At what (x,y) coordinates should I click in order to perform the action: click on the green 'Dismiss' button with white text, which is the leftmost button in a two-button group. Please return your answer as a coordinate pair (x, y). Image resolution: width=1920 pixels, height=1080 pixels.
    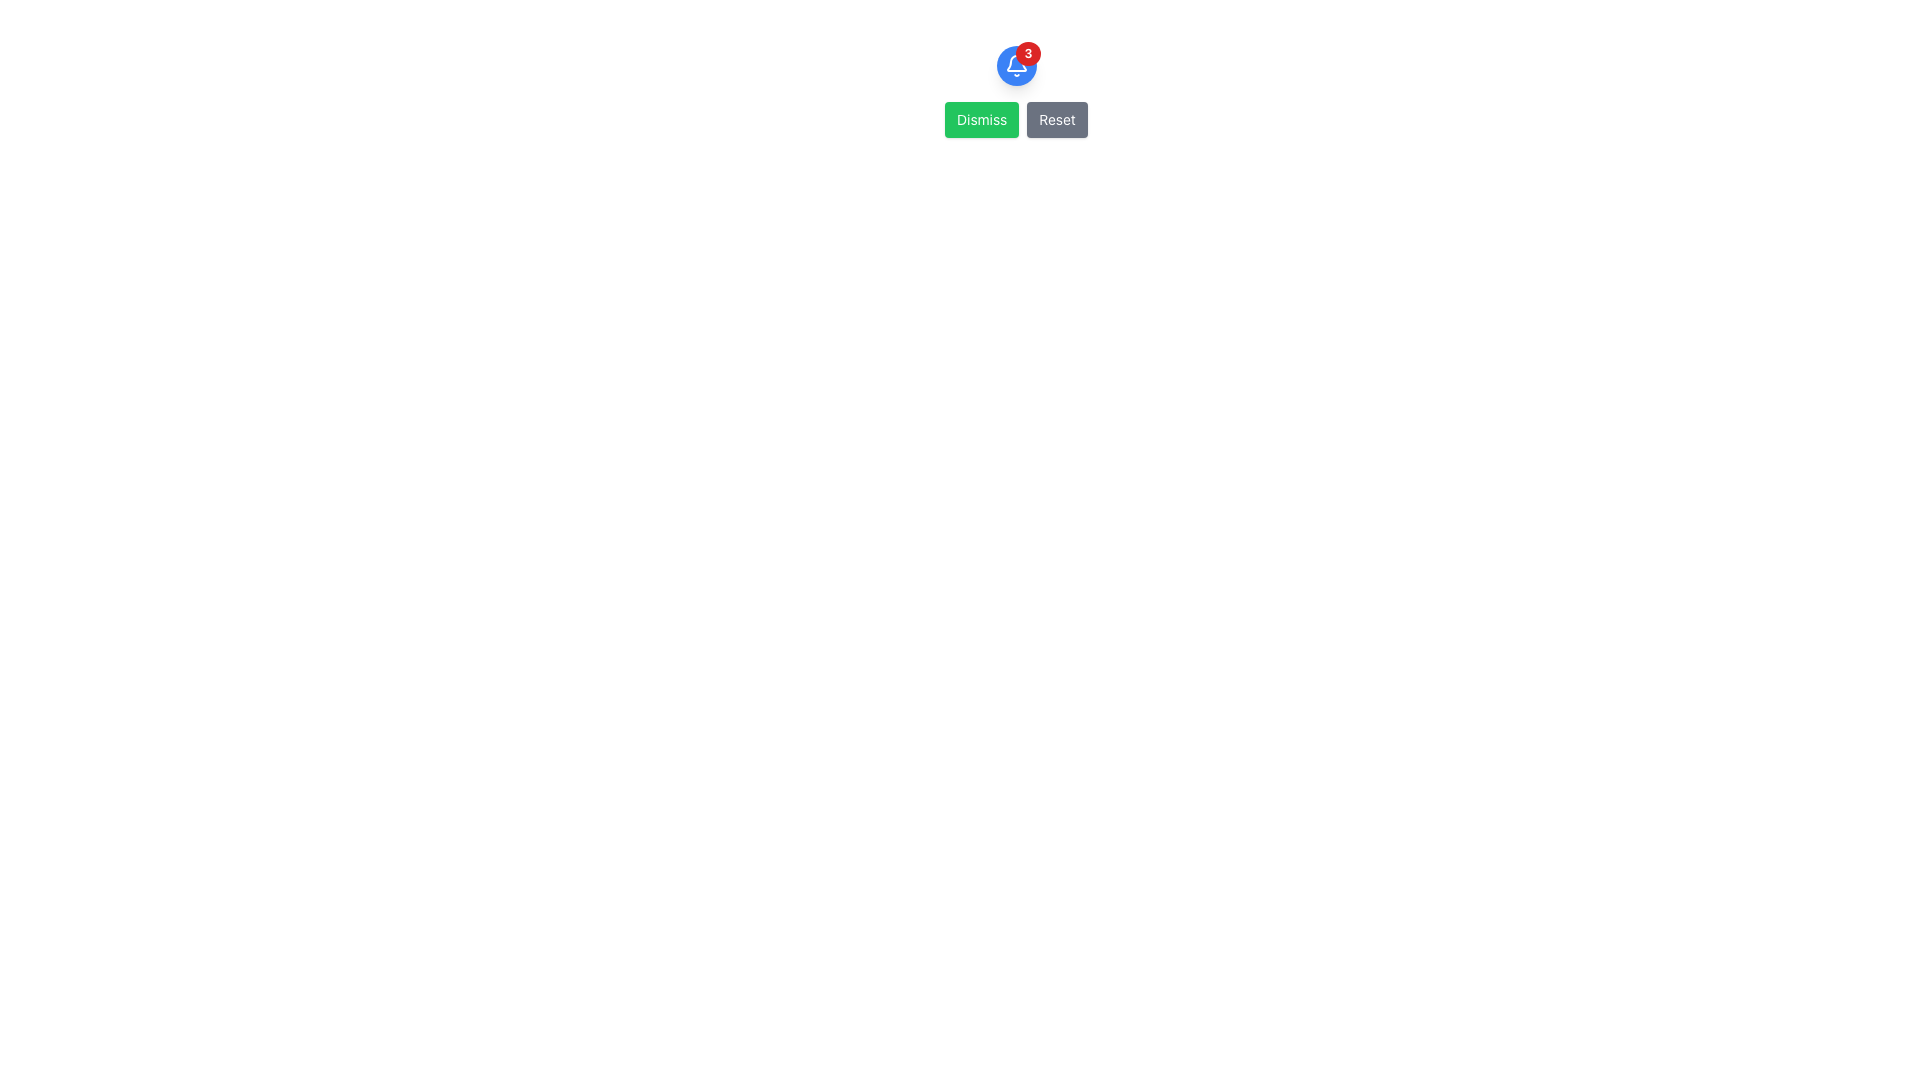
    Looking at the image, I should click on (982, 119).